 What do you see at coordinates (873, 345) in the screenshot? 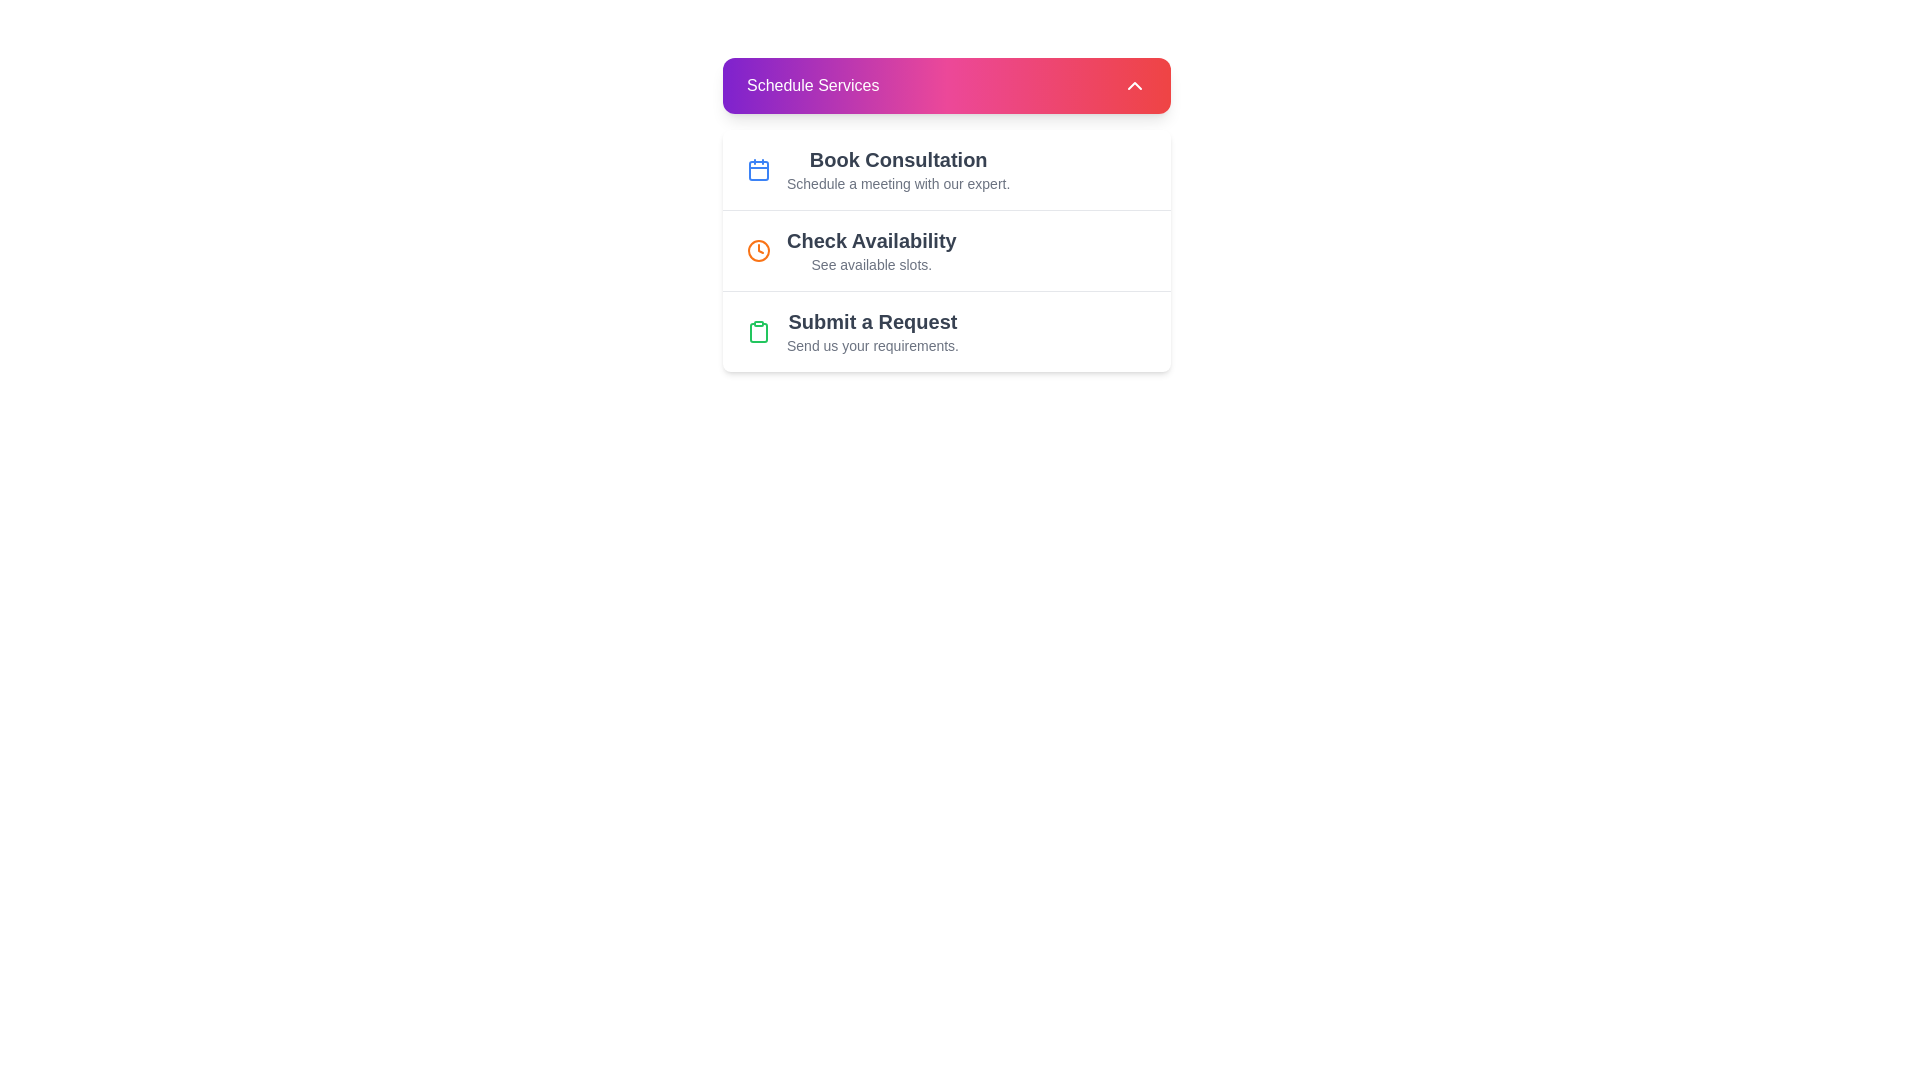
I see `the text label displaying 'Send us your requirements.' which is styled in gray and positioned below the 'Submit a Request' heading within the 'Schedule Services' panel` at bounding box center [873, 345].